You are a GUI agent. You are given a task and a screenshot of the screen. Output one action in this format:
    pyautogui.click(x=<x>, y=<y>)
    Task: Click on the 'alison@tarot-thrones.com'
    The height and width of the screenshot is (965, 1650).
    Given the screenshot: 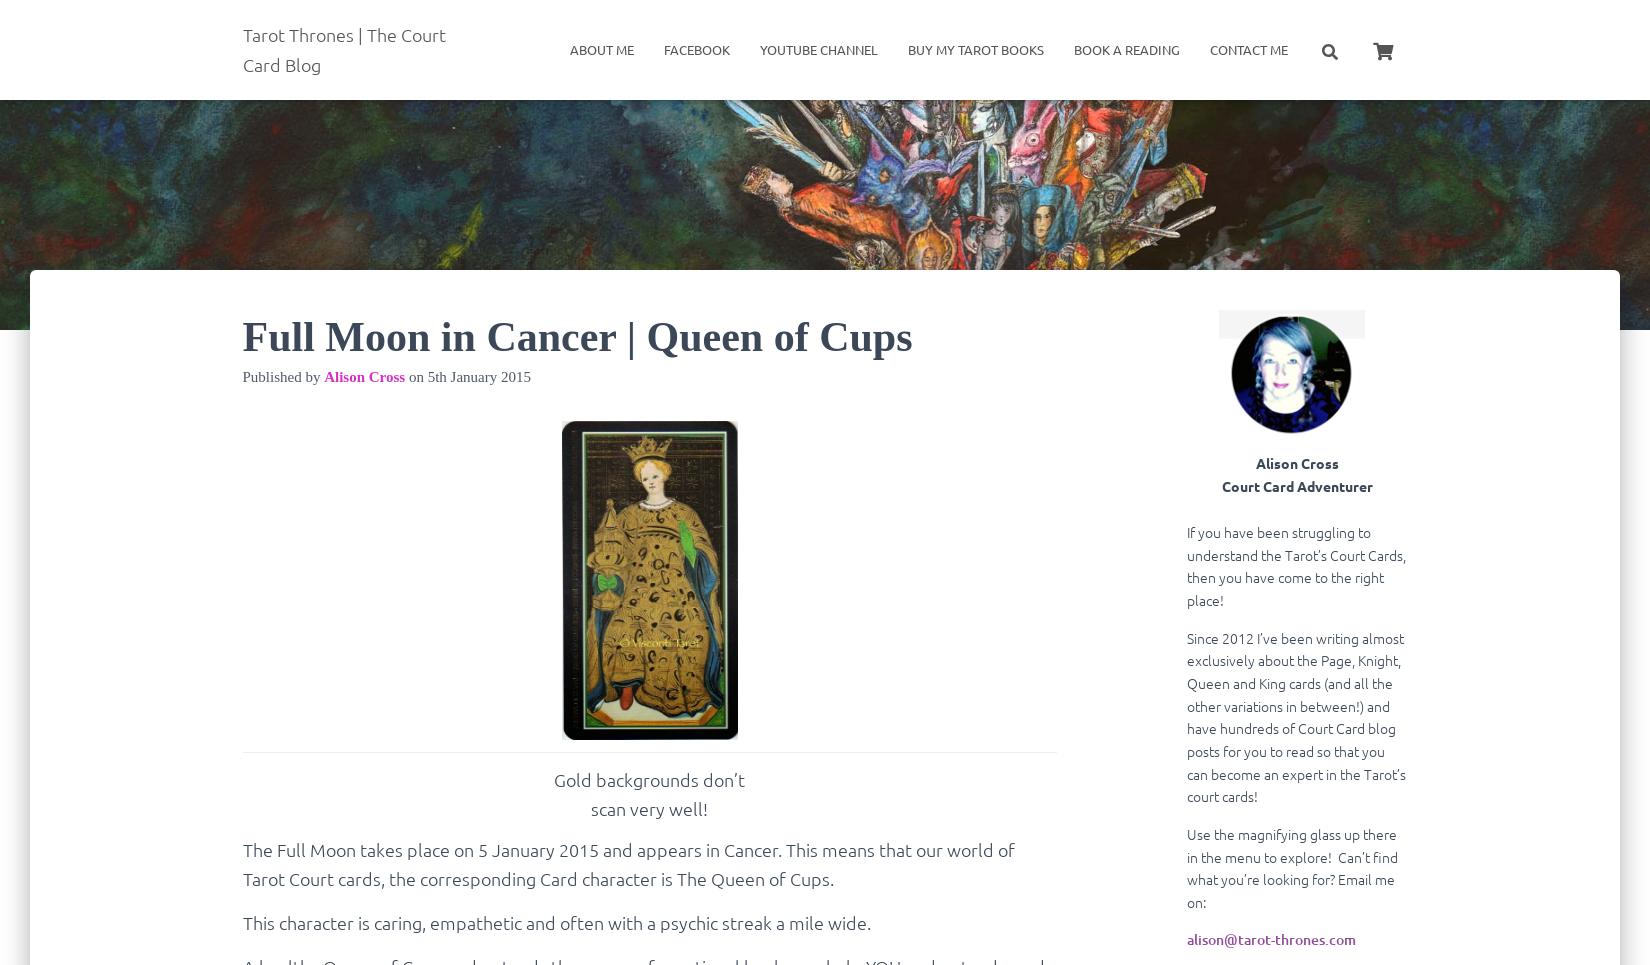 What is the action you would take?
    pyautogui.click(x=1186, y=939)
    